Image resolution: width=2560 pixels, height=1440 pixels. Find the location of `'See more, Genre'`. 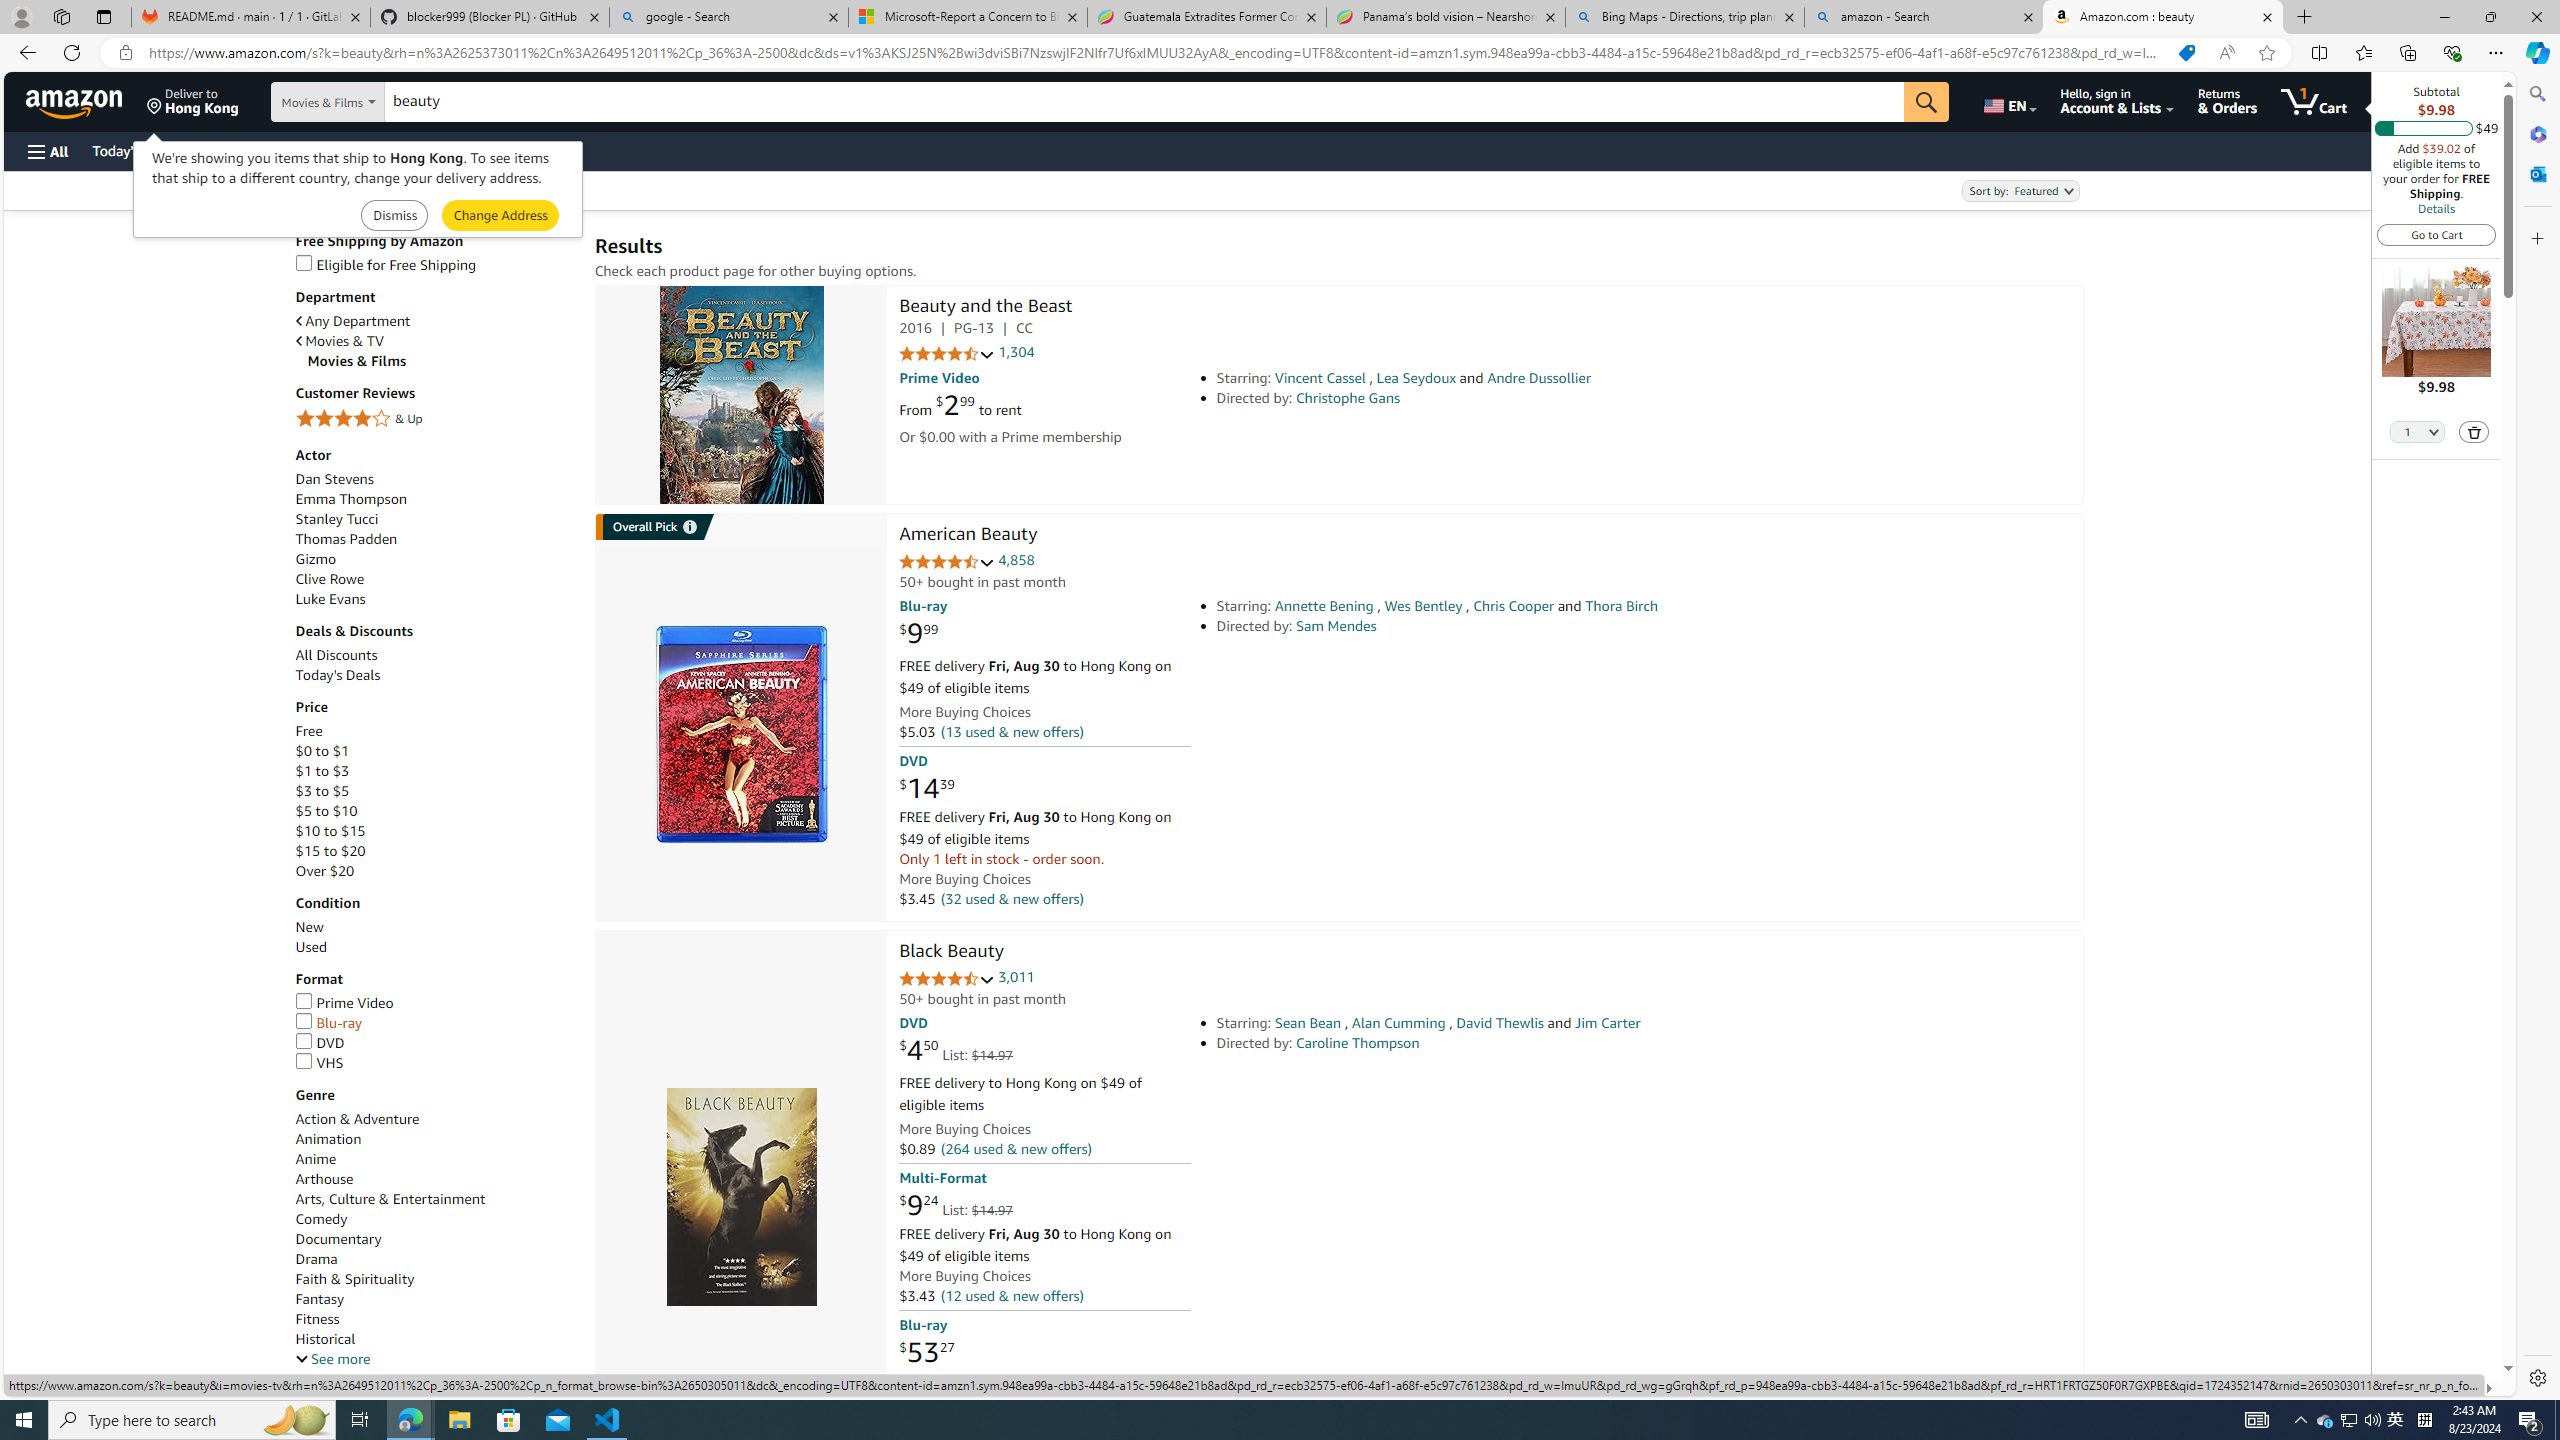

'See more, Genre' is located at coordinates (331, 1359).